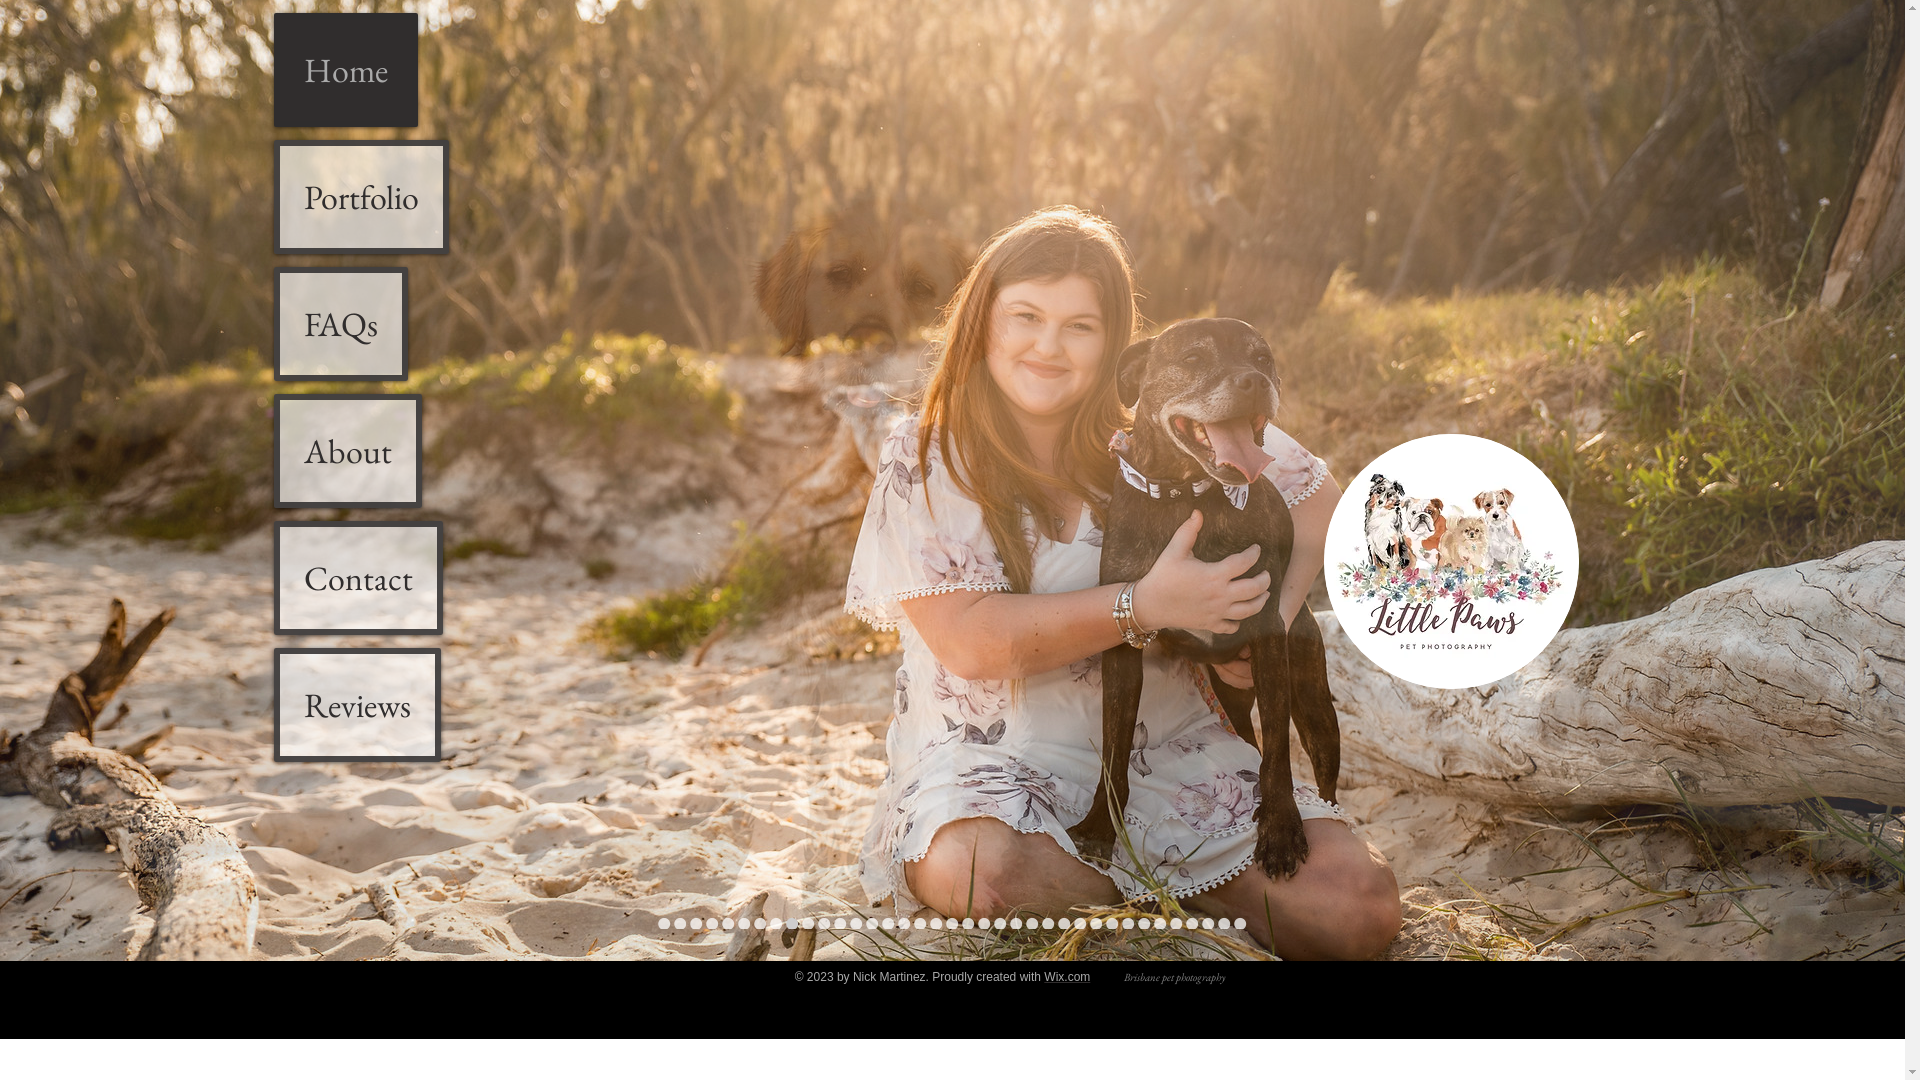 This screenshot has height=1080, width=1920. I want to click on 'Wix.com', so click(1065, 975).